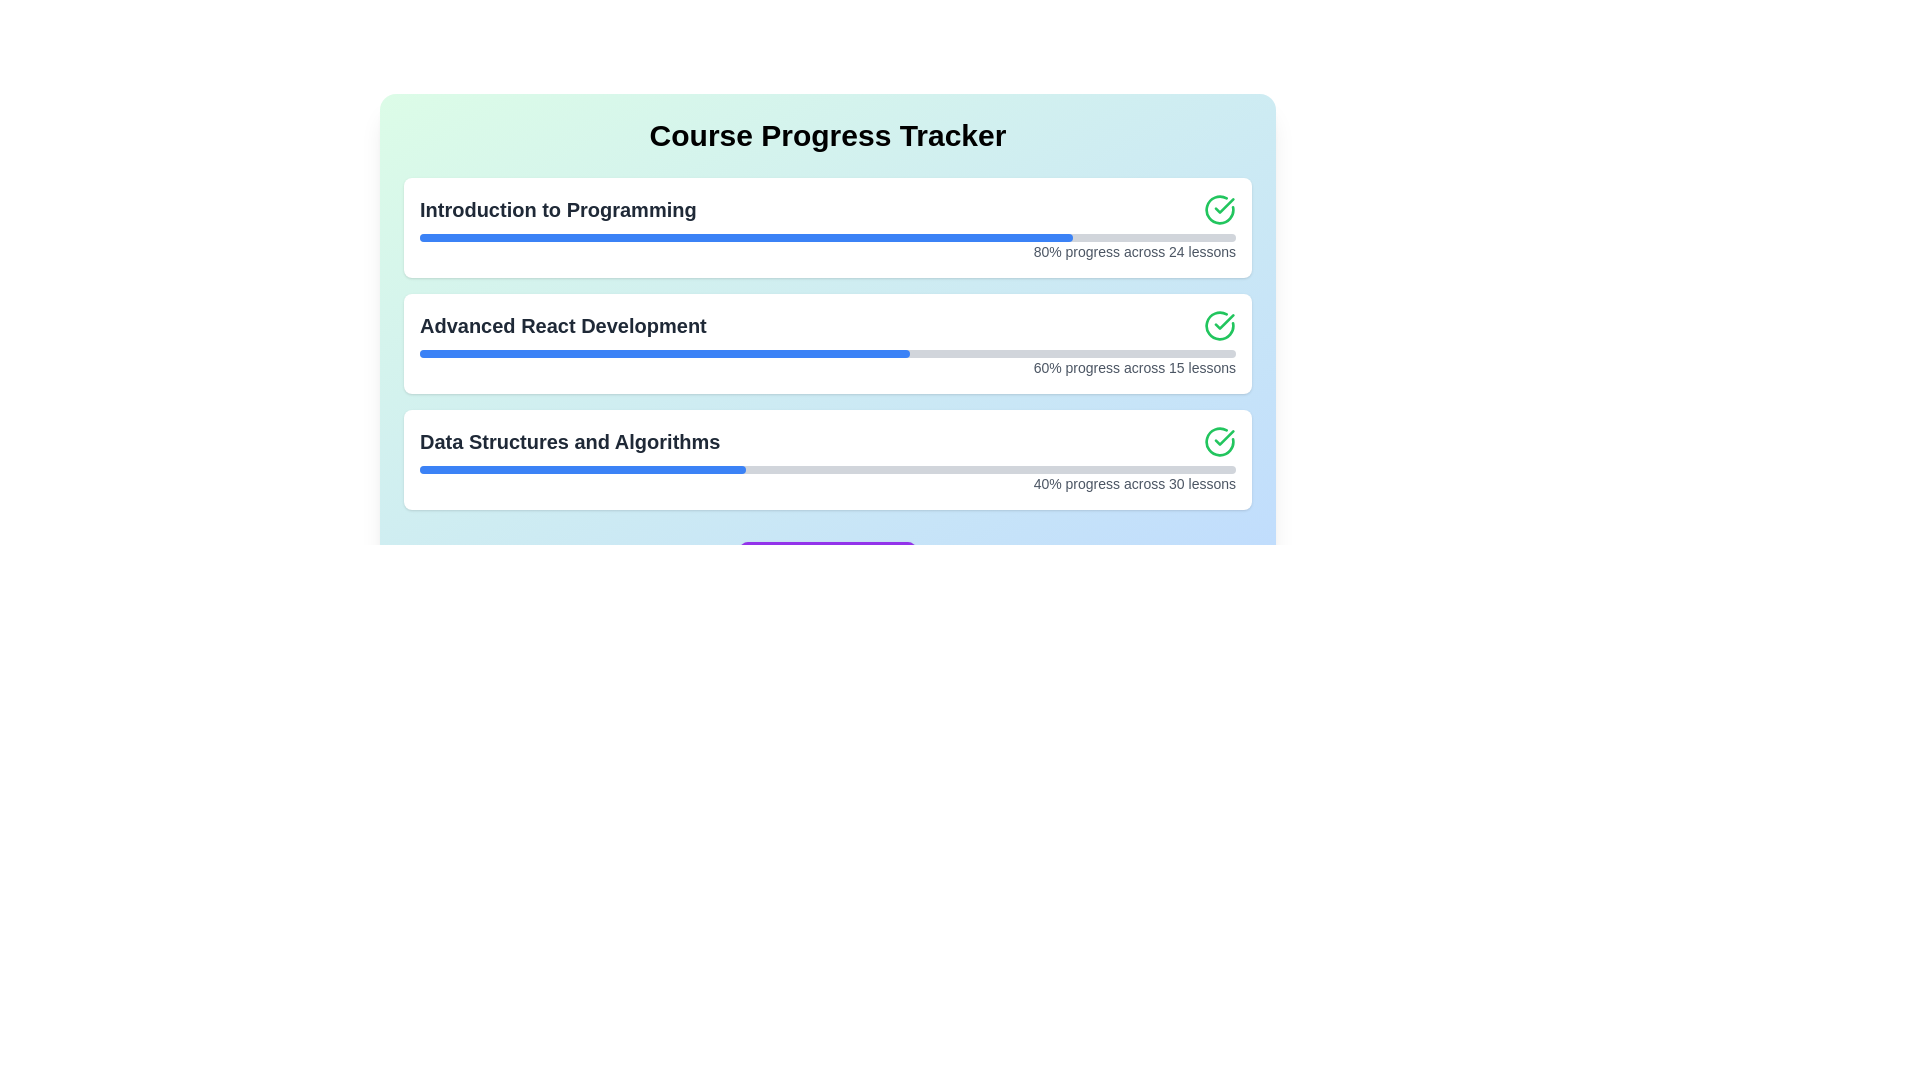 This screenshot has height=1080, width=1920. Describe the element at coordinates (569, 441) in the screenshot. I see `the text label displaying 'Data Structures and Algorithms' which is styled in bold black or dark gray font and is part of the course modules list` at that location.